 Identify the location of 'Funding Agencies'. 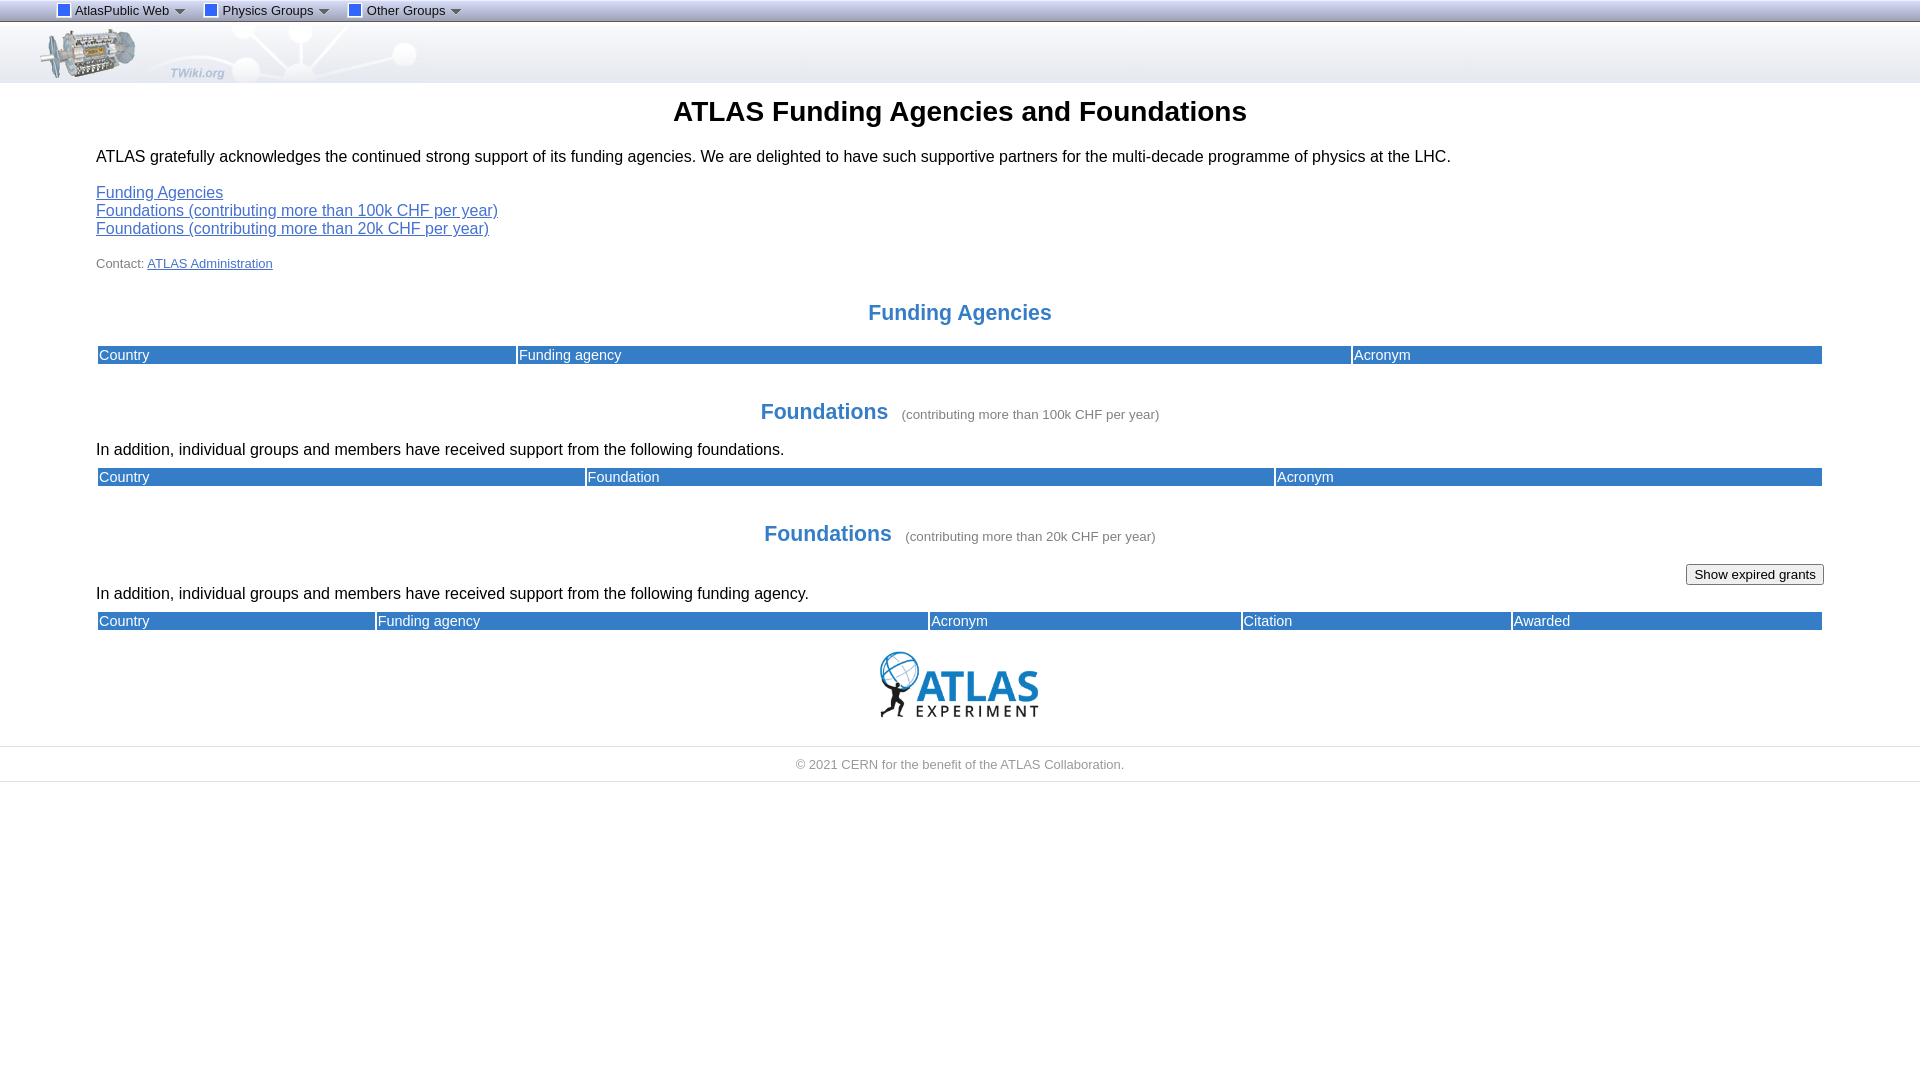
(158, 192).